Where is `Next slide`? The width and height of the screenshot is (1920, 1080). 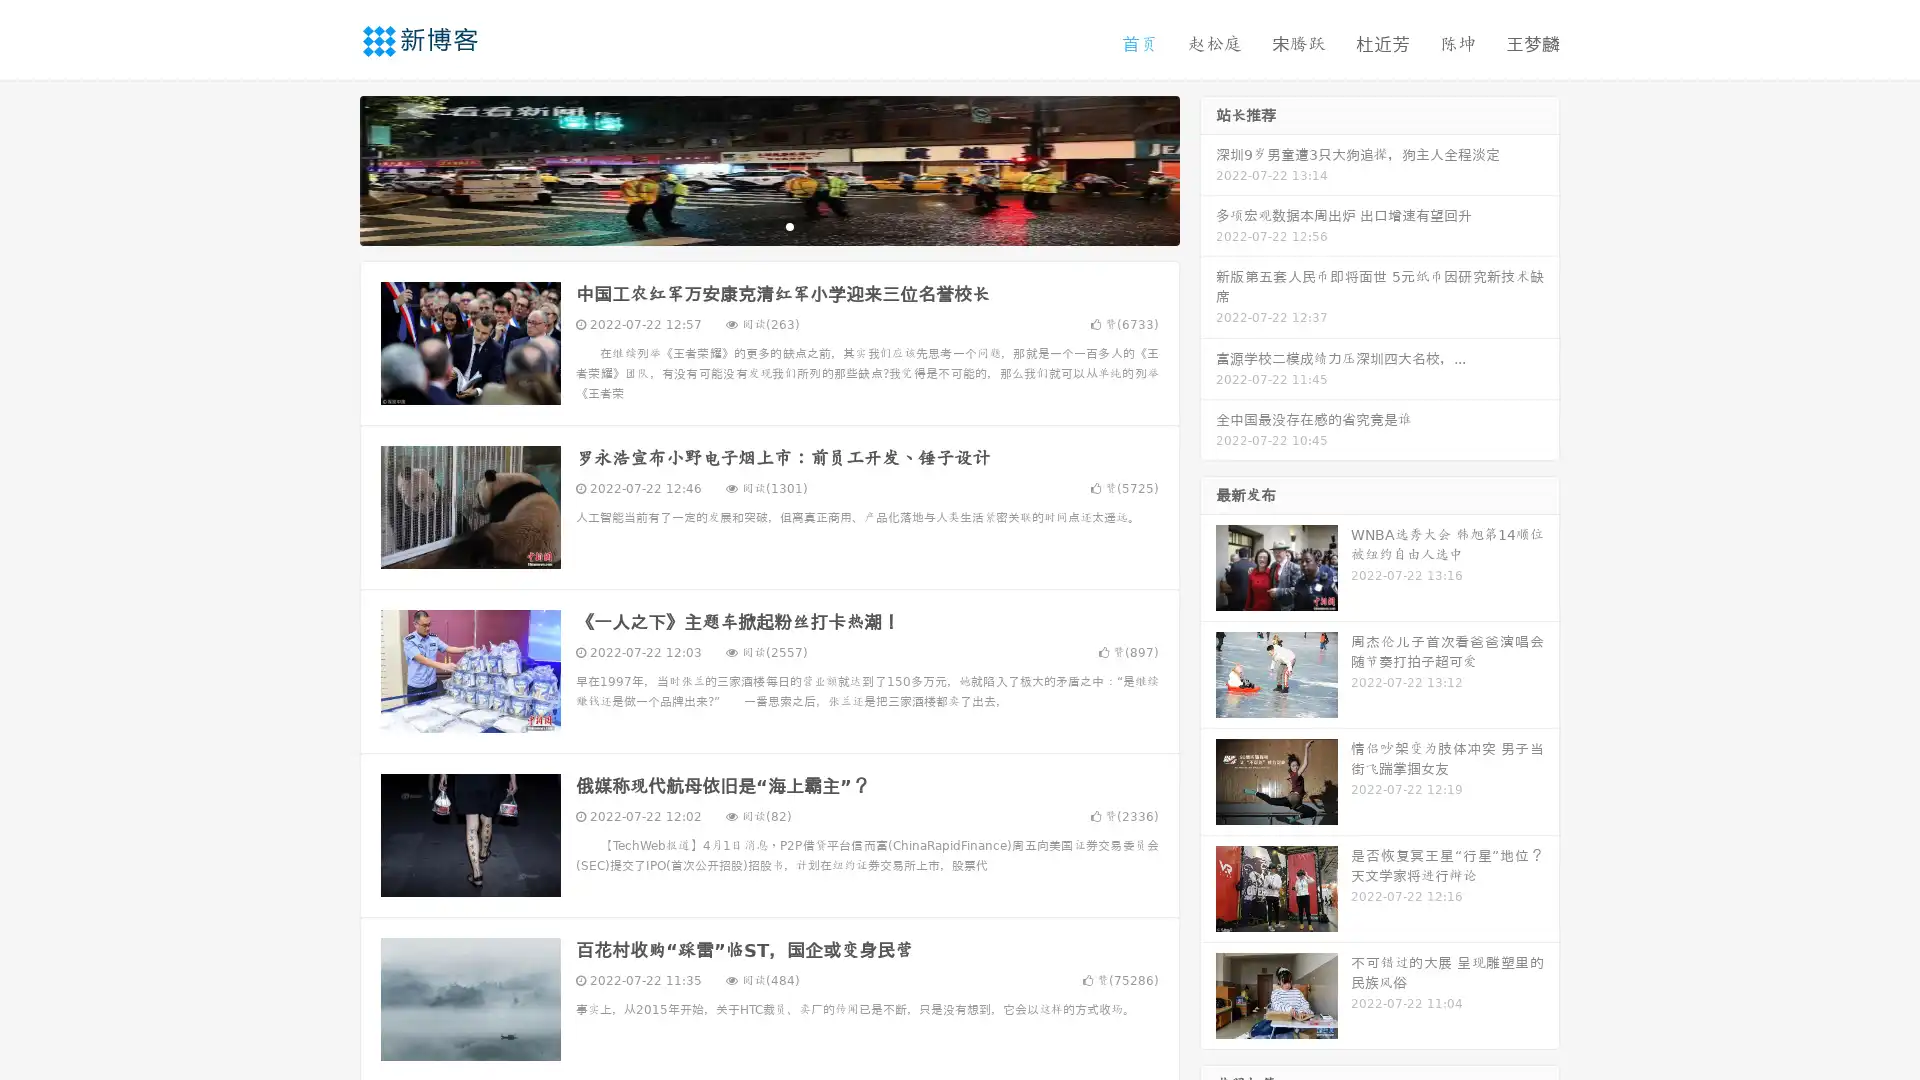
Next slide is located at coordinates (1208, 168).